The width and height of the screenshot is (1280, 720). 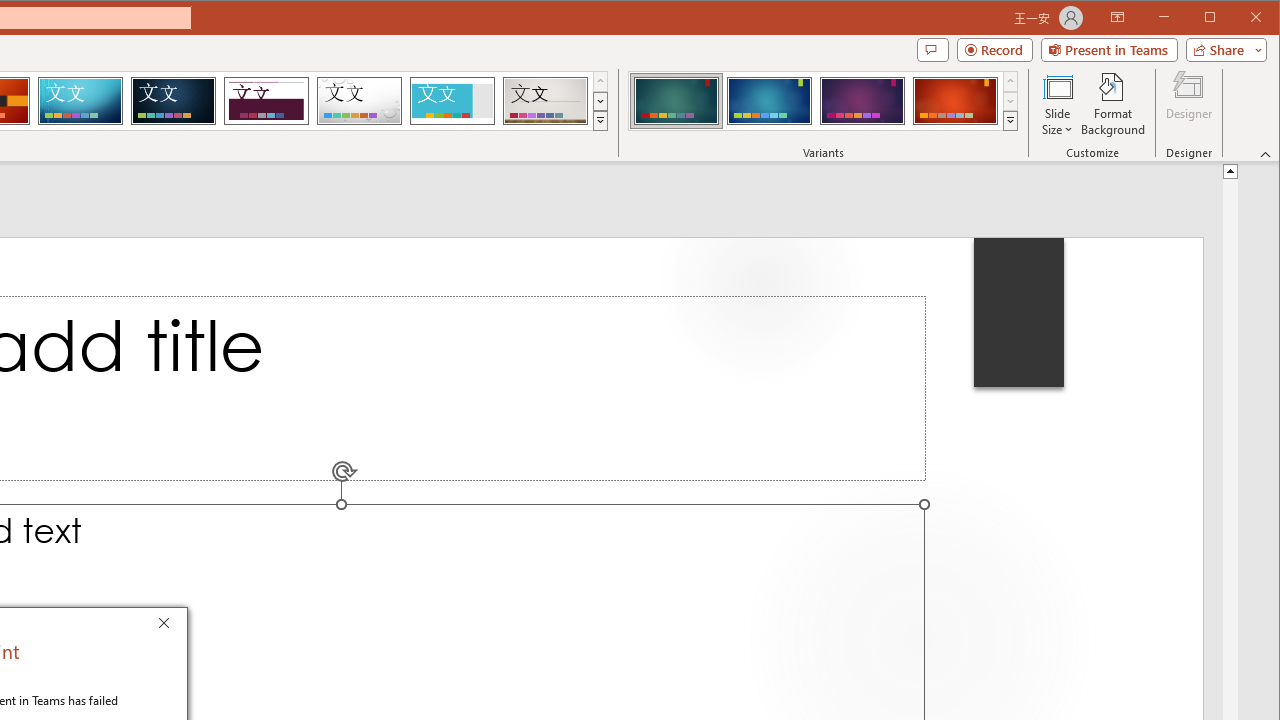 What do you see at coordinates (768, 100) in the screenshot?
I see `'Ion Variant 2'` at bounding box center [768, 100].